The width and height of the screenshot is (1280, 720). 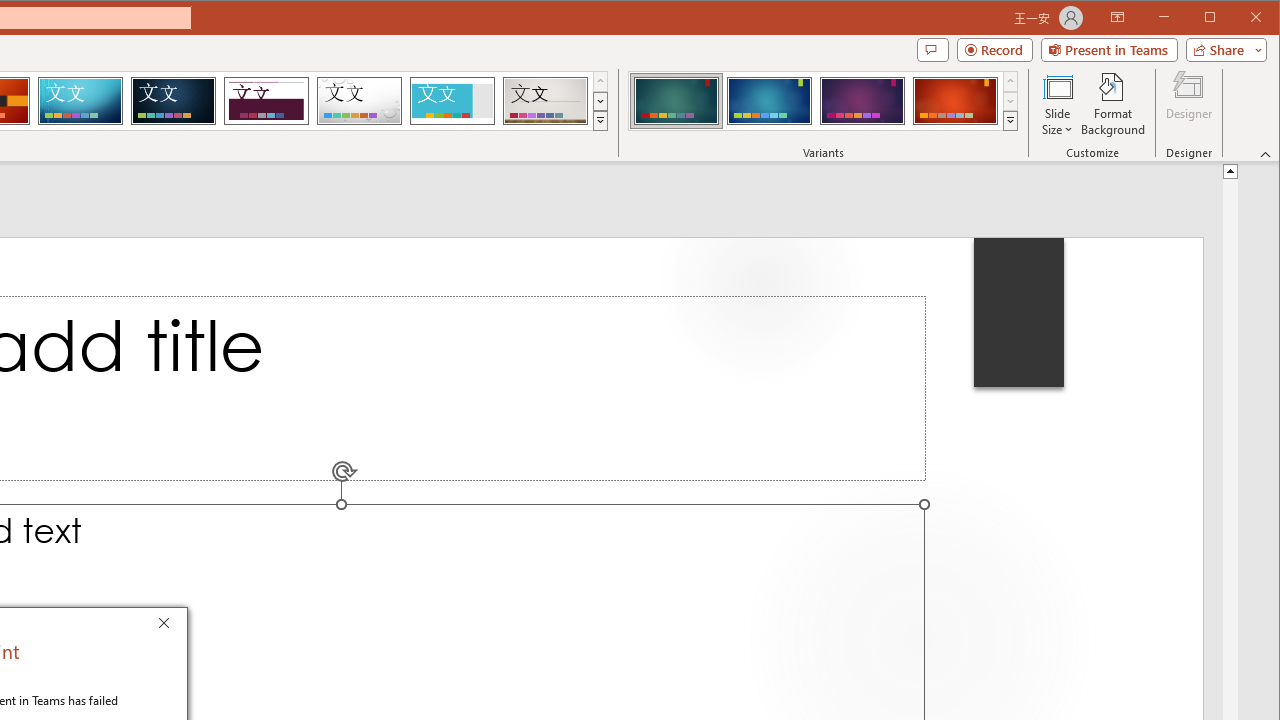 What do you see at coordinates (768, 100) in the screenshot?
I see `'Ion Variant 2'` at bounding box center [768, 100].